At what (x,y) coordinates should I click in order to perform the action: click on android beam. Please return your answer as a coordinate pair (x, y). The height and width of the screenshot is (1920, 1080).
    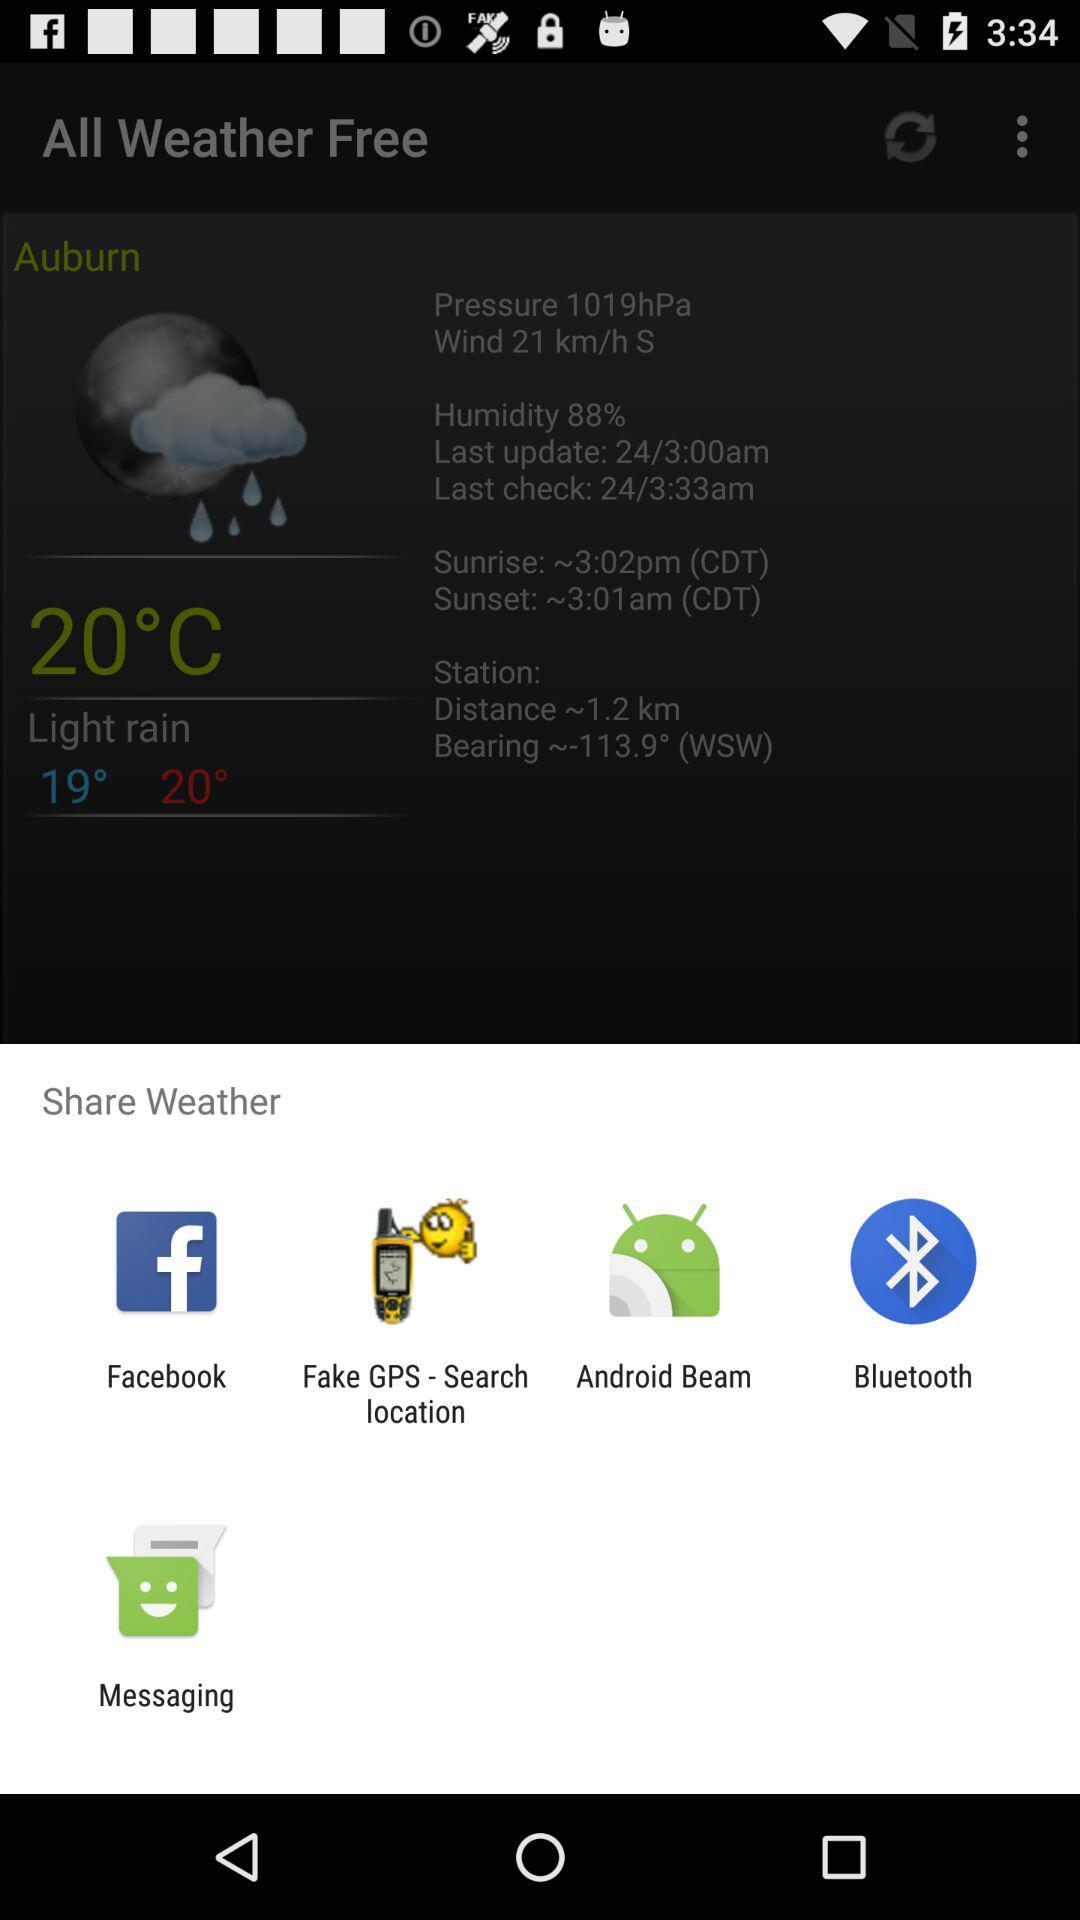
    Looking at the image, I should click on (664, 1392).